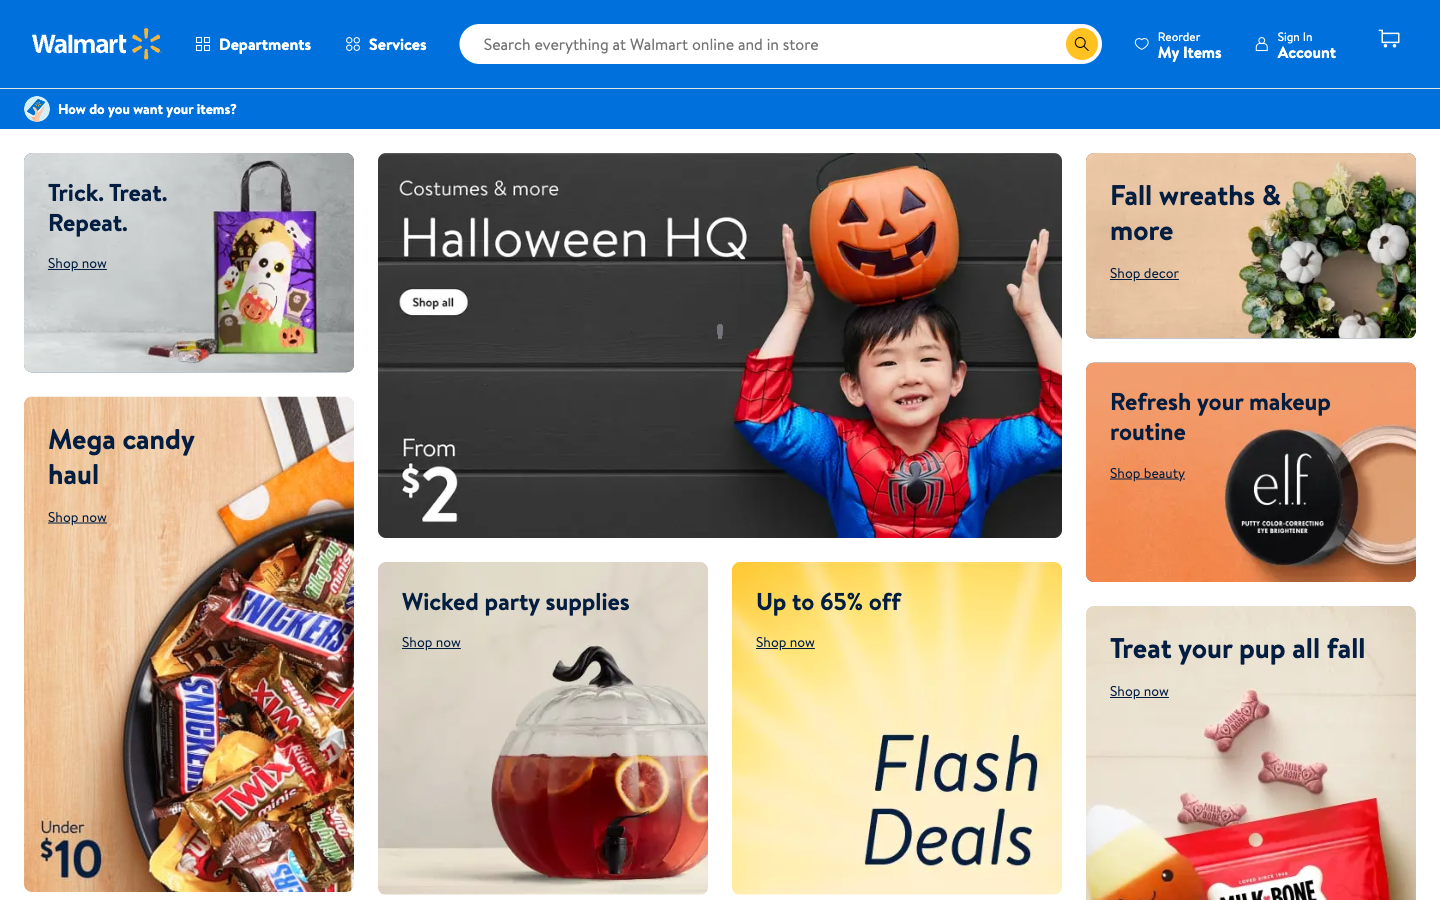 This screenshot has height=900, width=1440. What do you see at coordinates (1294, 43) in the screenshot?
I see `the account page` at bounding box center [1294, 43].